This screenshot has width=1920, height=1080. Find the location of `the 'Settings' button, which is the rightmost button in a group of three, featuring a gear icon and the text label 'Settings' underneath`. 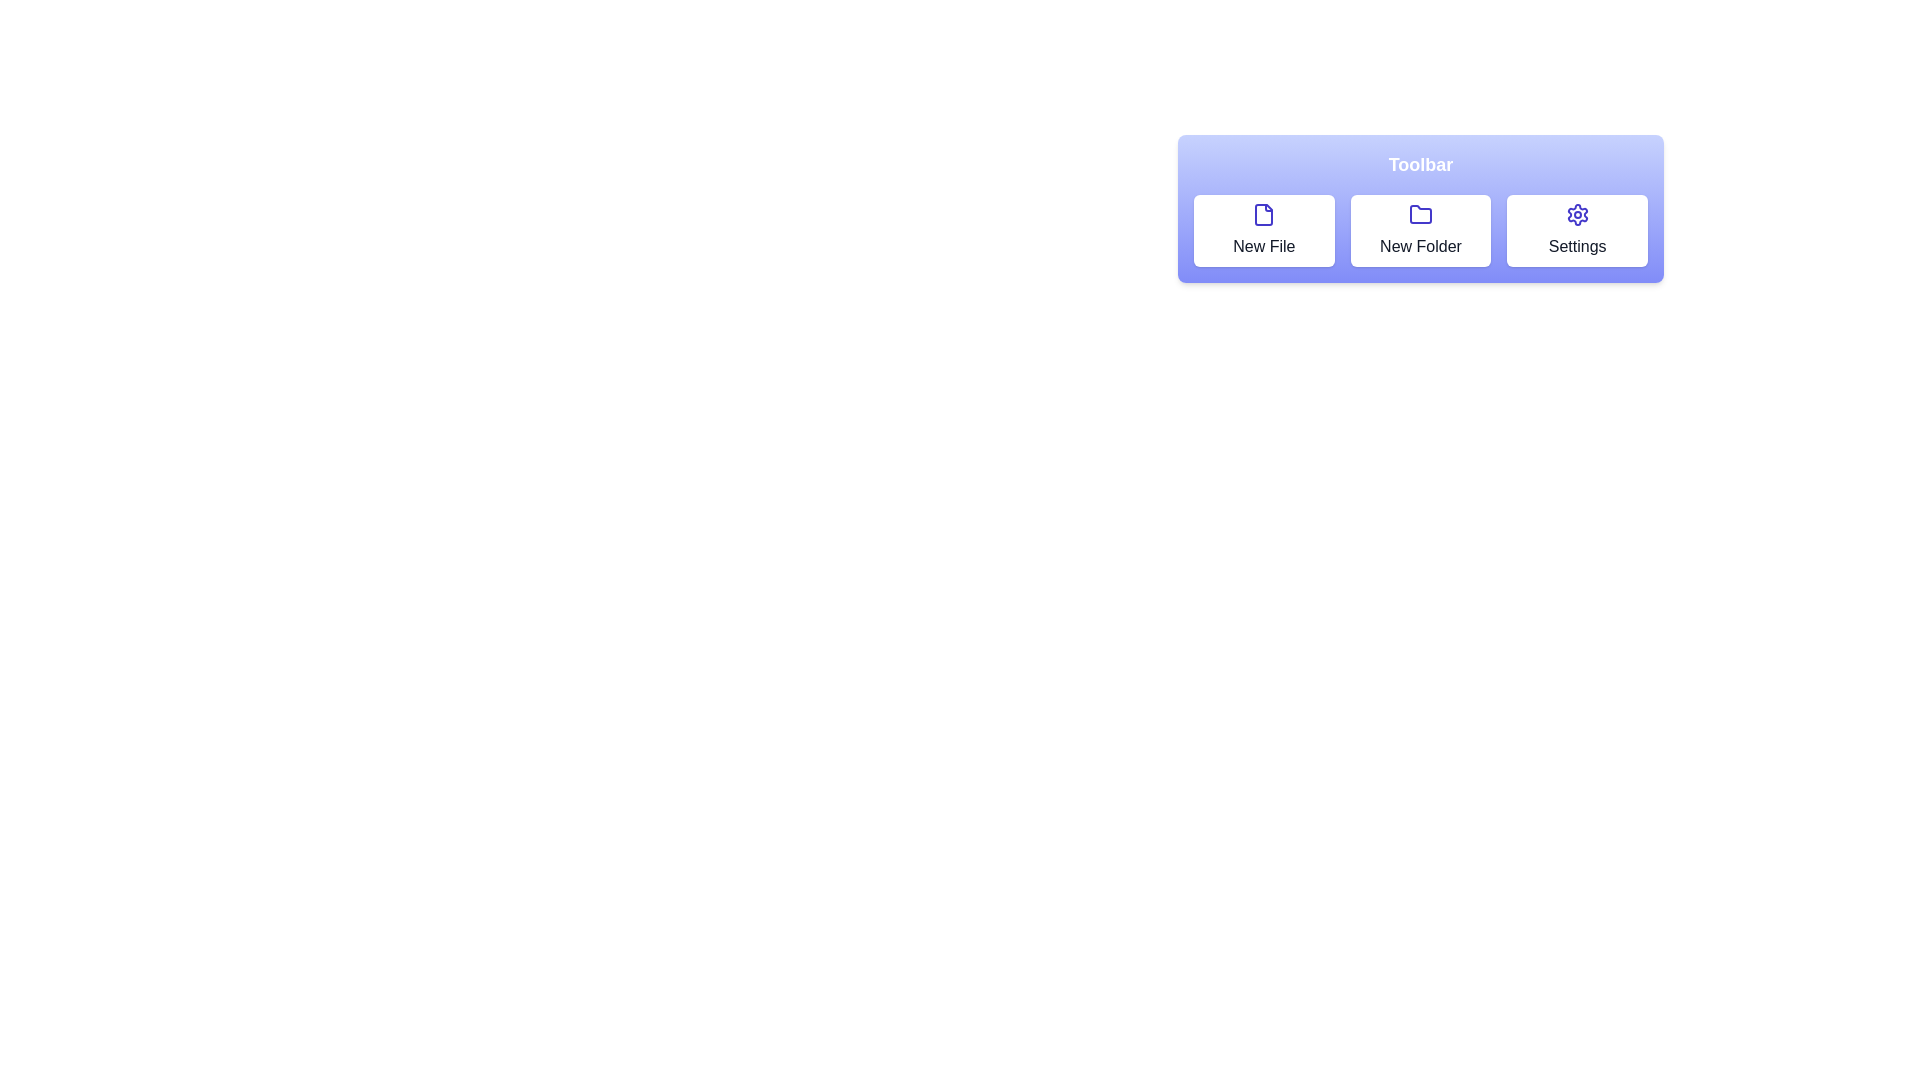

the 'Settings' button, which is the rightmost button in a group of three, featuring a gear icon and the text label 'Settings' underneath is located at coordinates (1576, 230).